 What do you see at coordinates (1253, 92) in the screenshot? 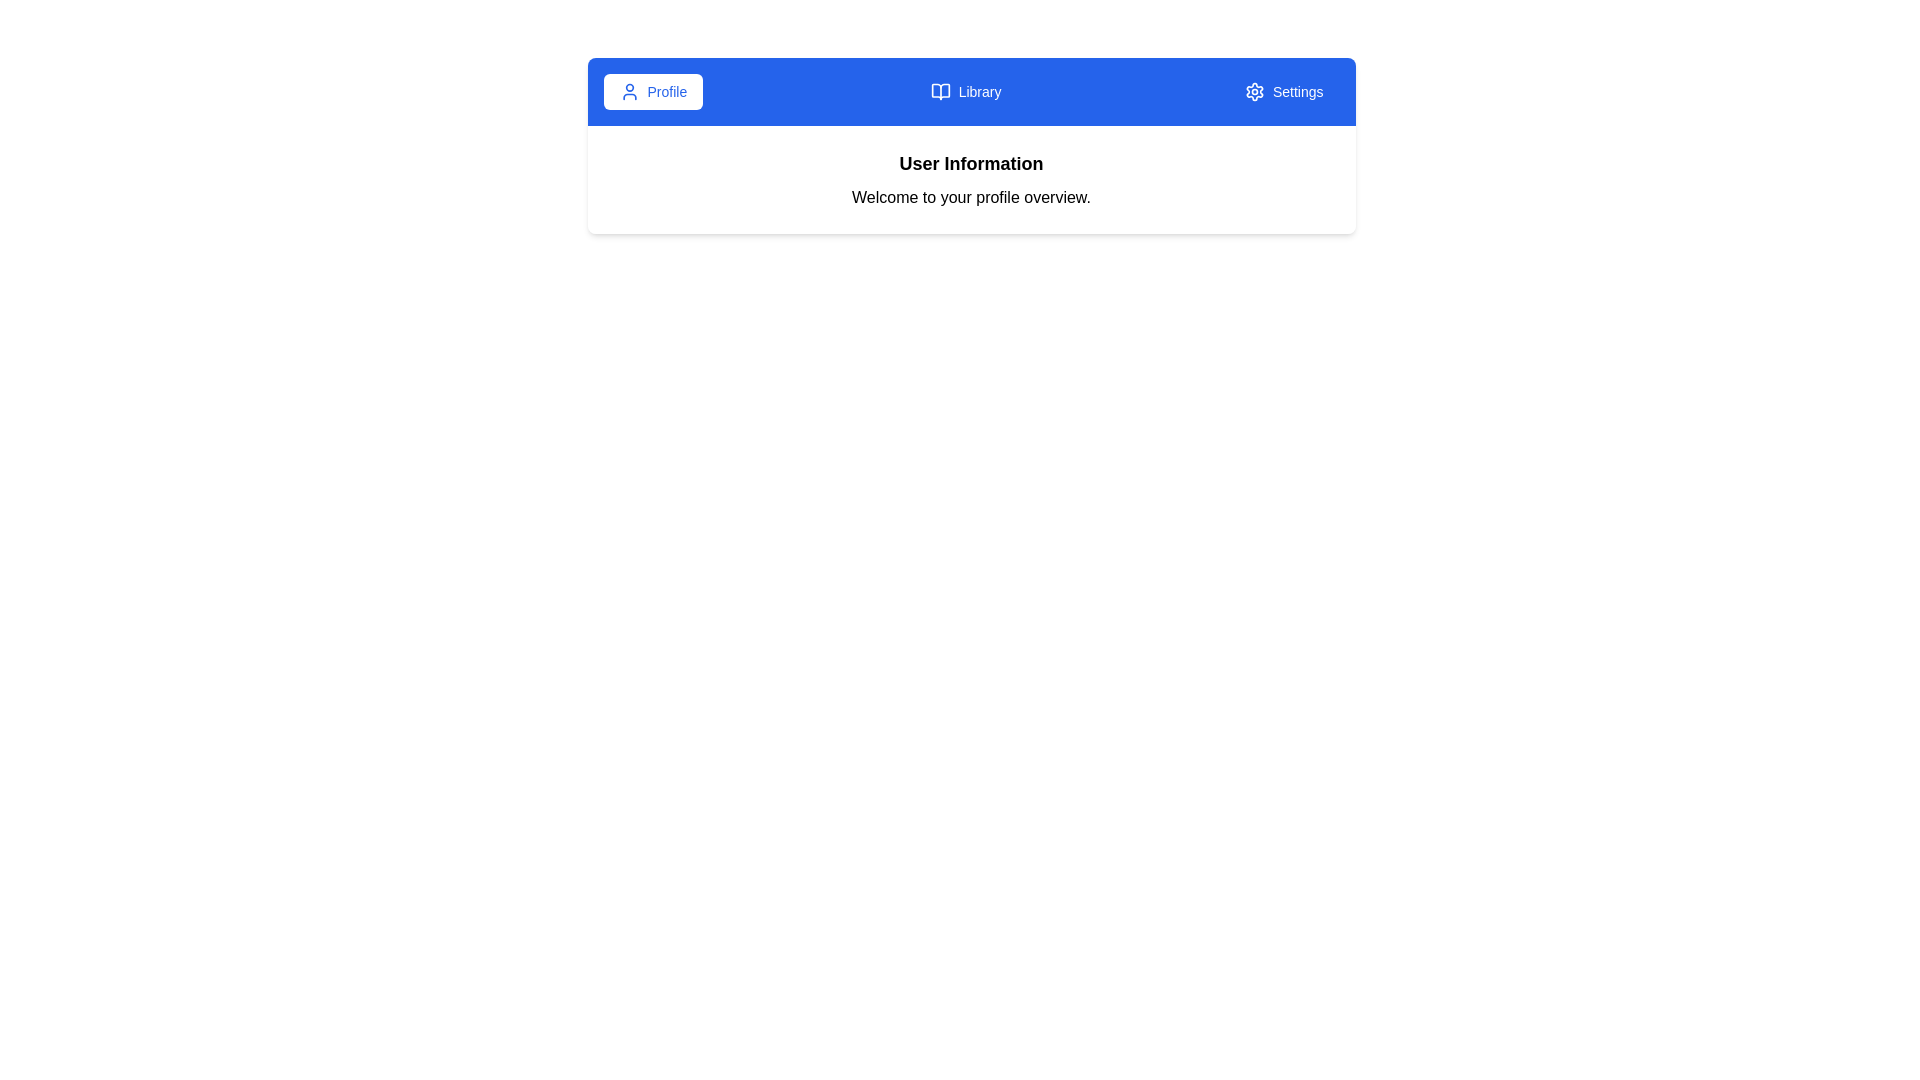
I see `the small gear icon representing settings, located on the far-right side of the blue navigation bar, to the left of the text 'Settings'` at bounding box center [1253, 92].